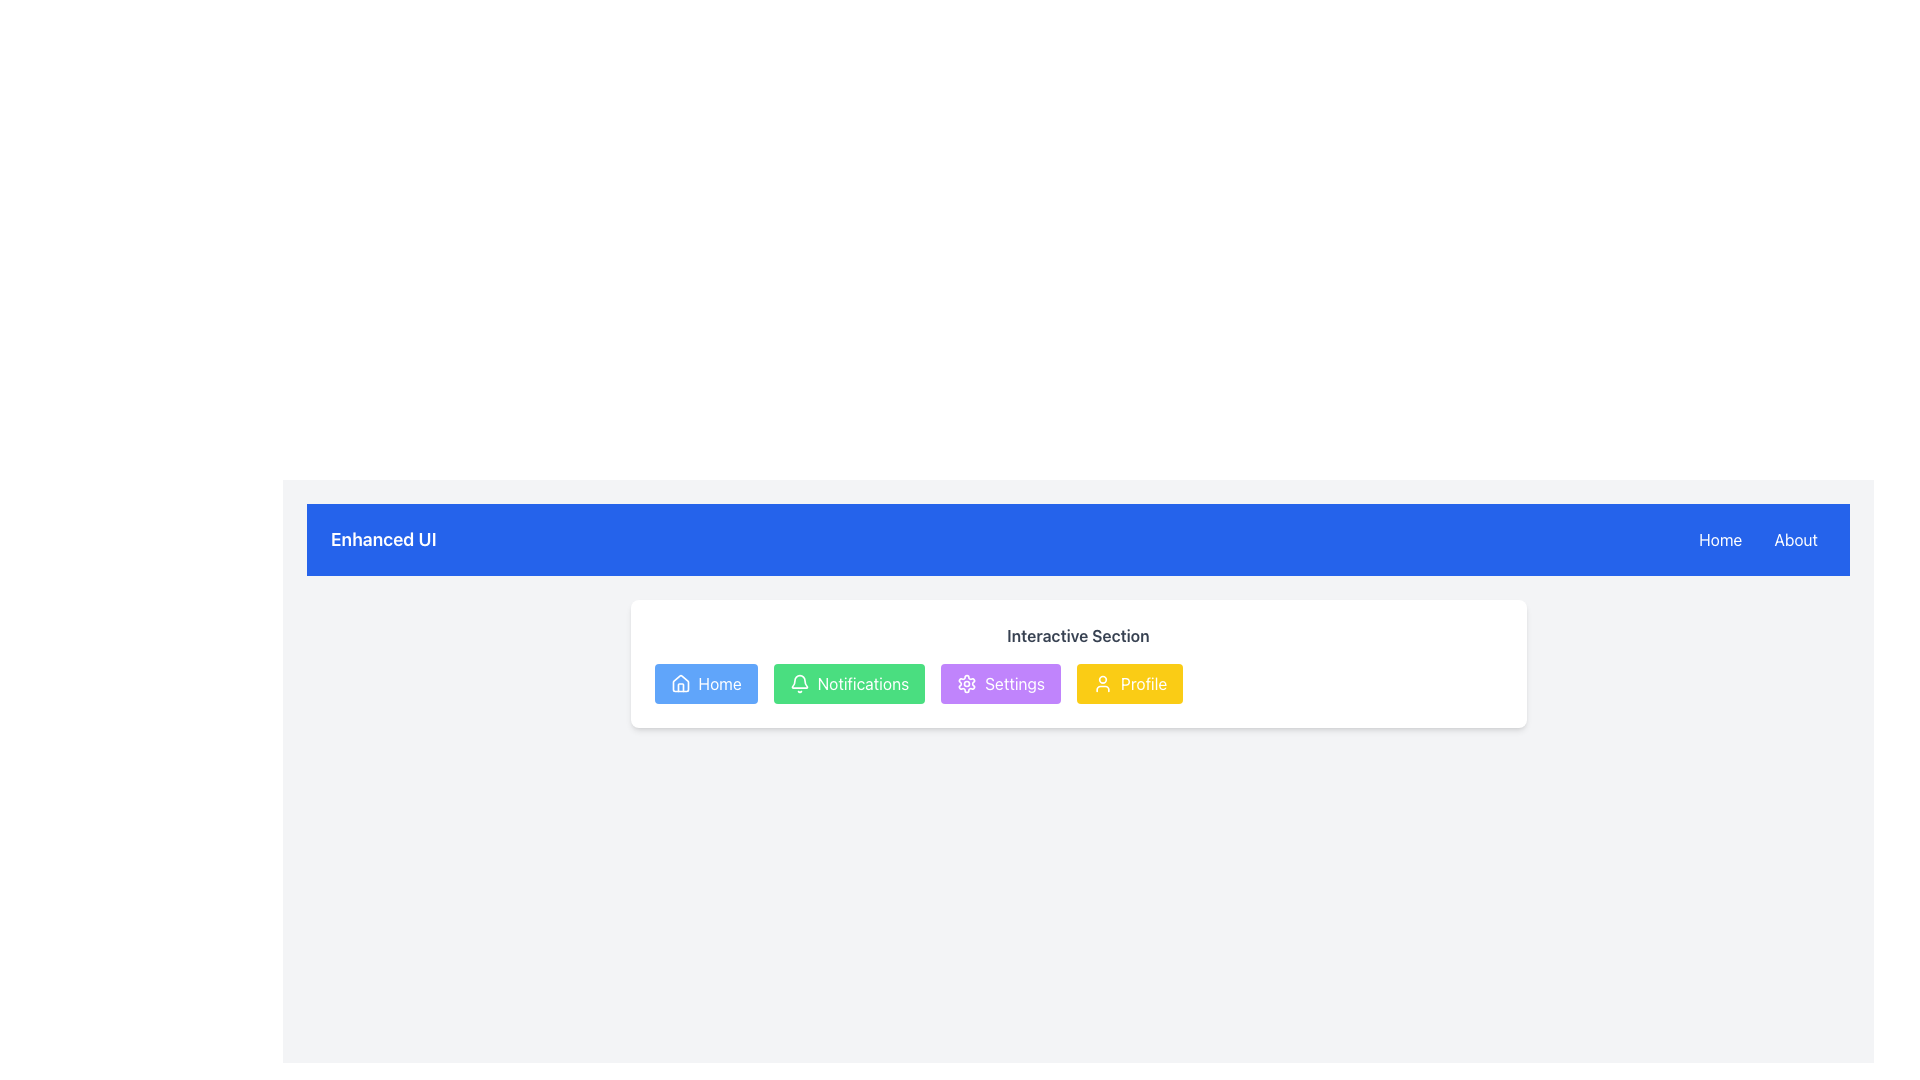  I want to click on the cog-like settings icon embedded within the purple rectangle labeled 'Settings', so click(967, 682).